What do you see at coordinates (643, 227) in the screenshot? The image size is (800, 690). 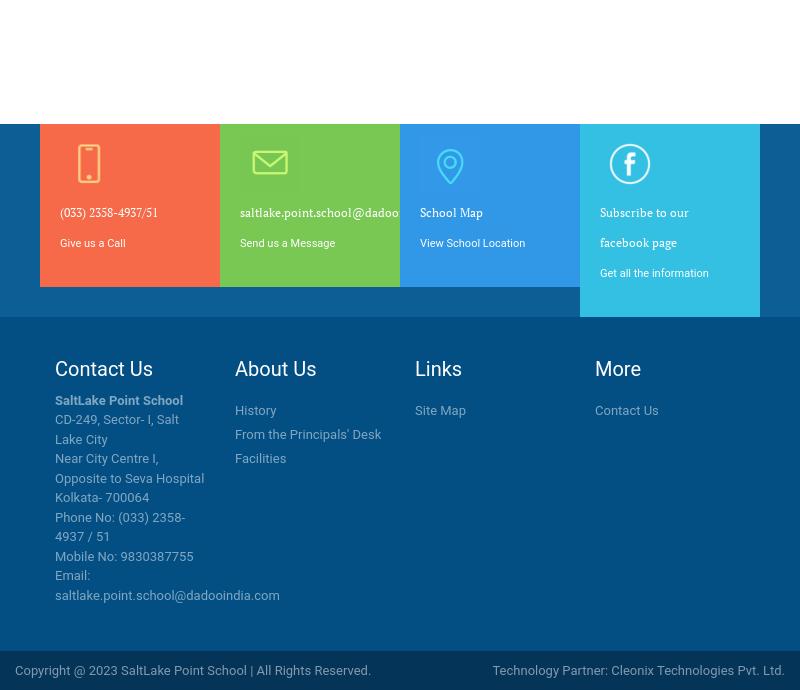 I see `'Subscribe to our facebook page'` at bounding box center [643, 227].